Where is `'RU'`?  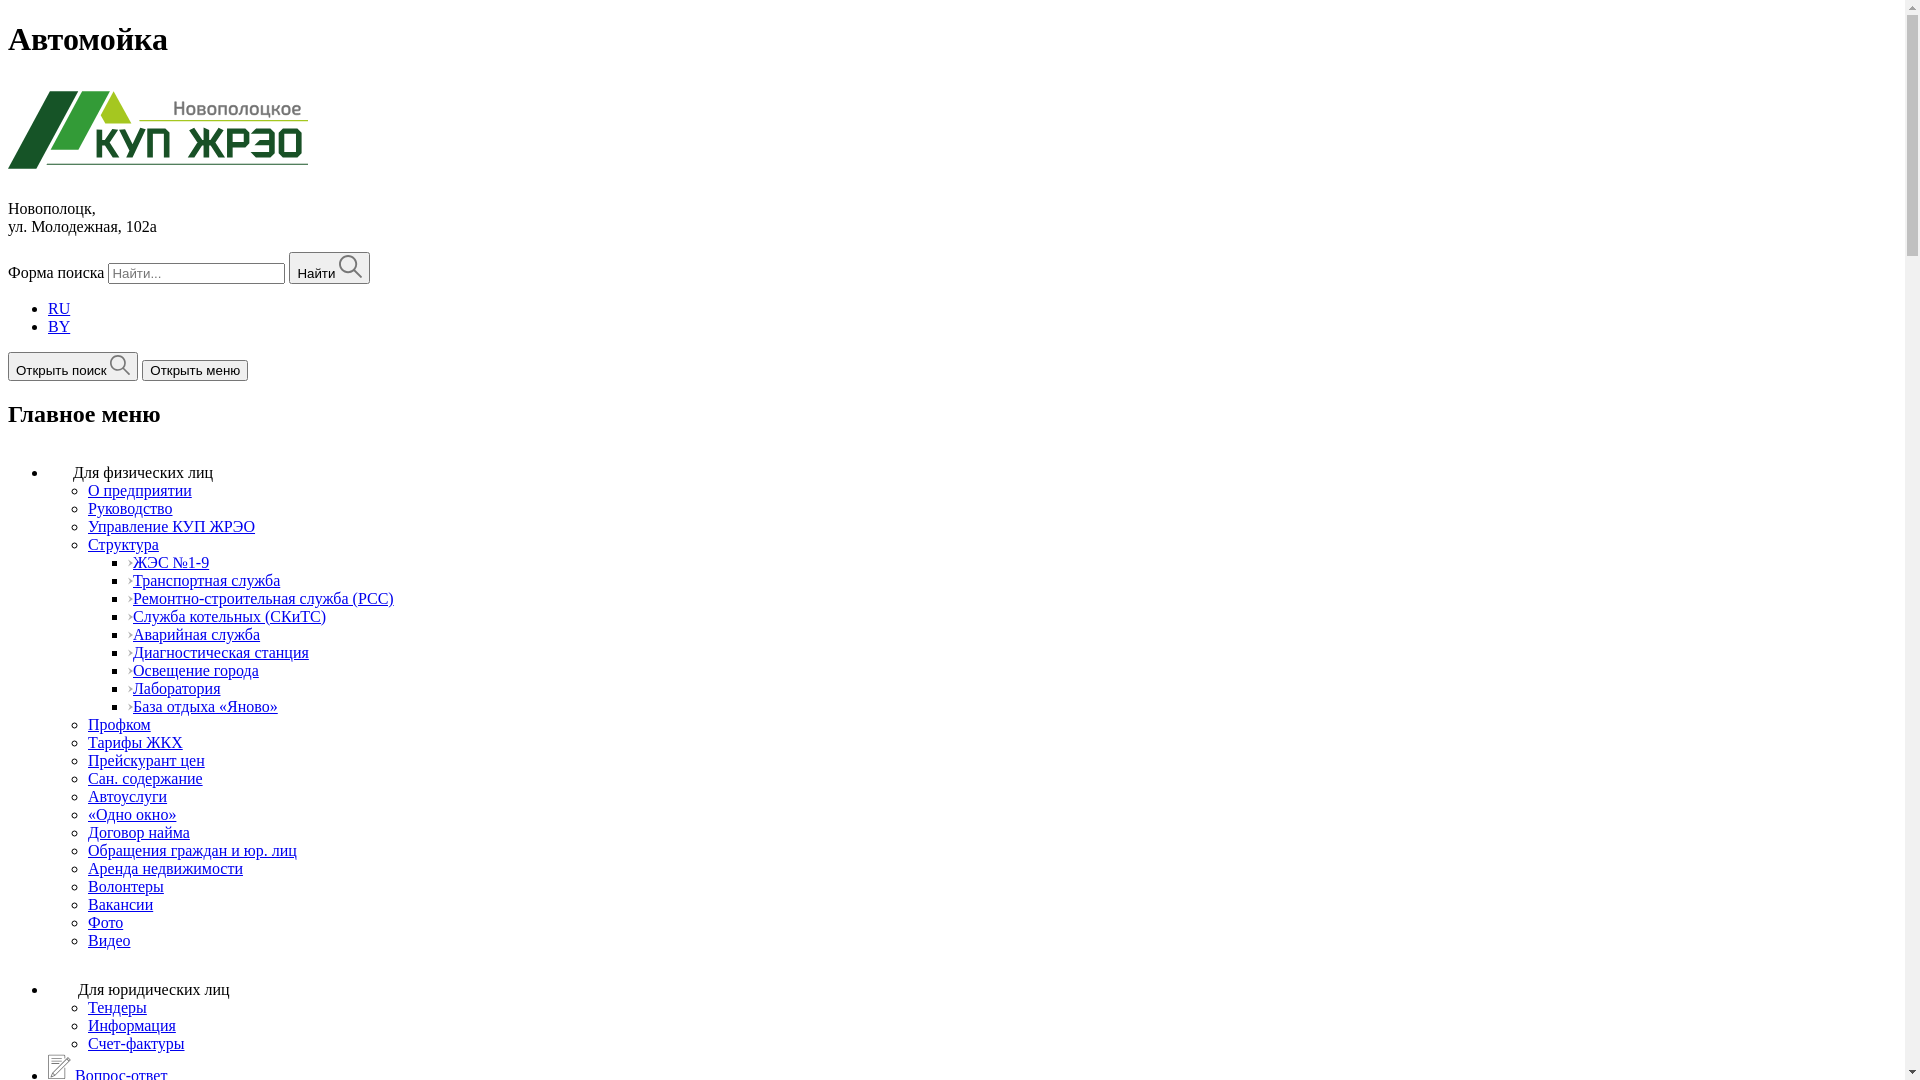 'RU' is located at coordinates (58, 308).